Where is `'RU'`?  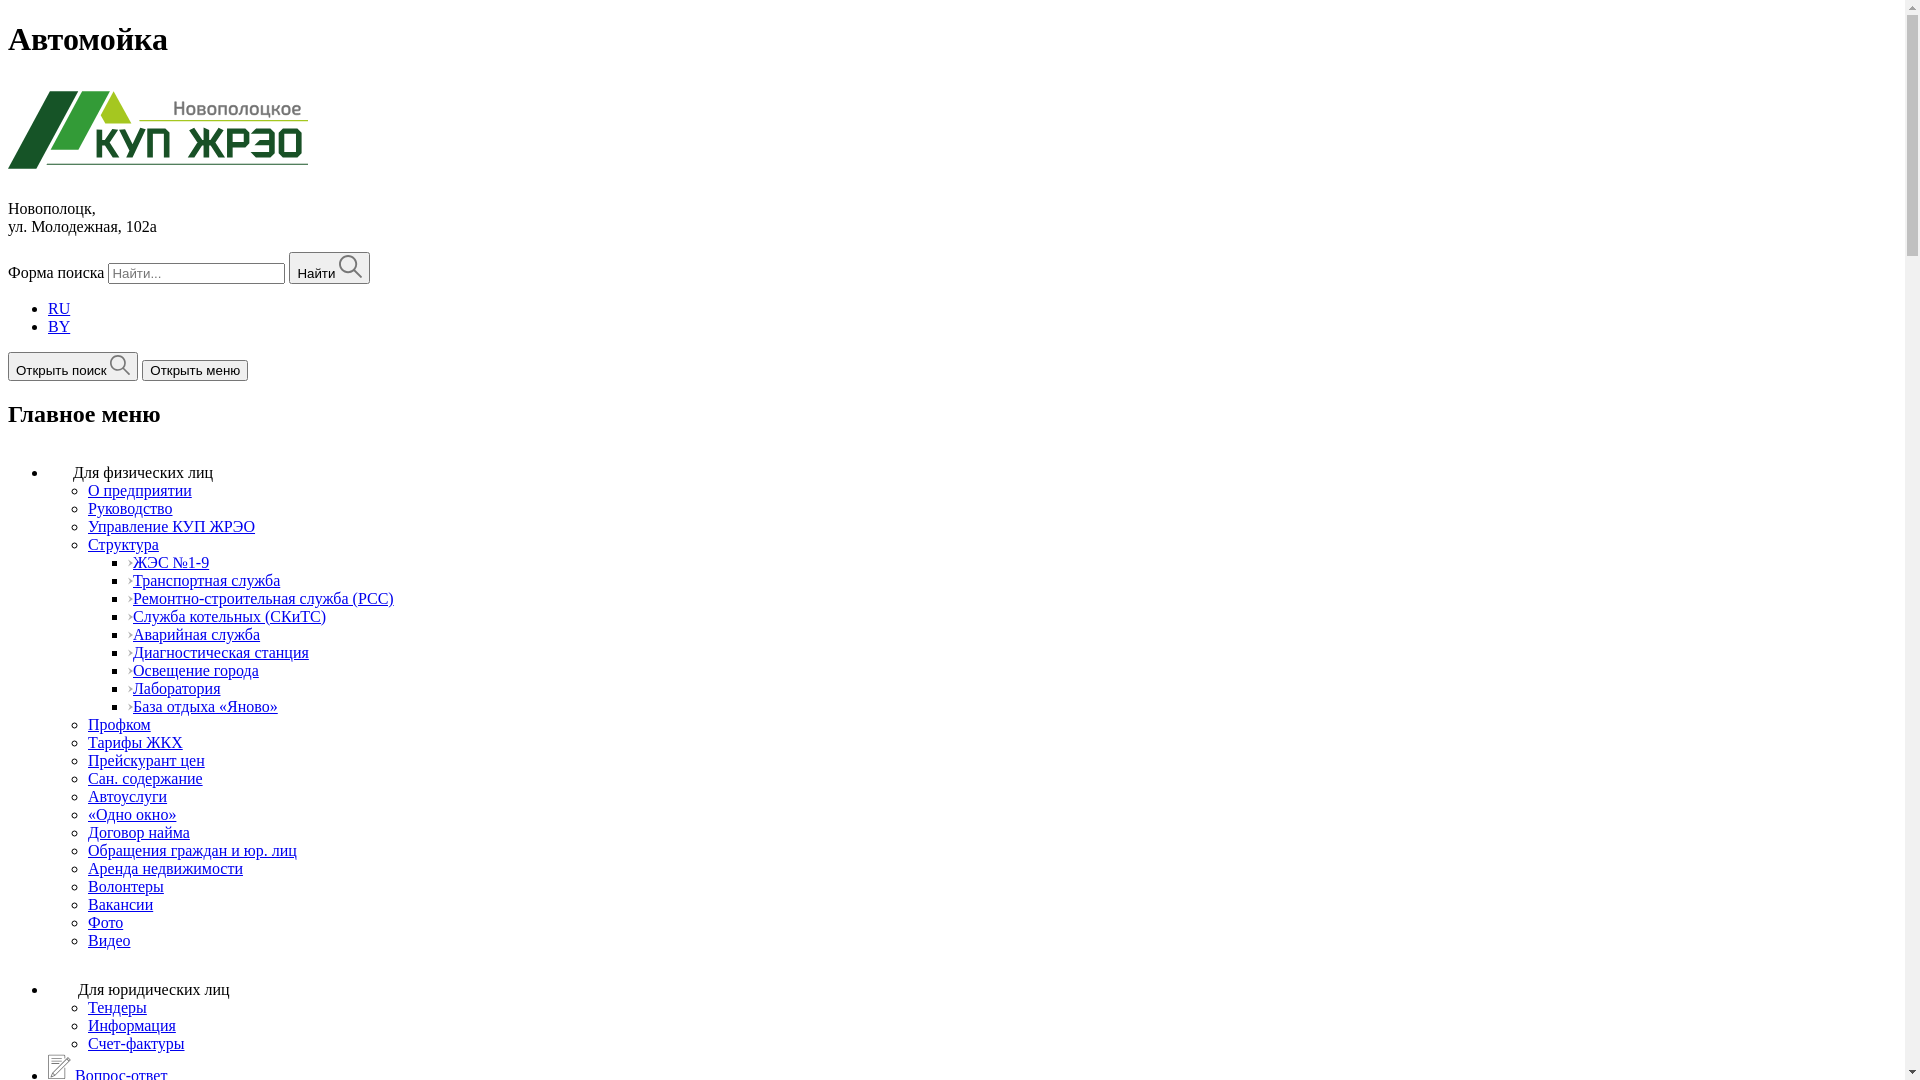 'RU' is located at coordinates (58, 308).